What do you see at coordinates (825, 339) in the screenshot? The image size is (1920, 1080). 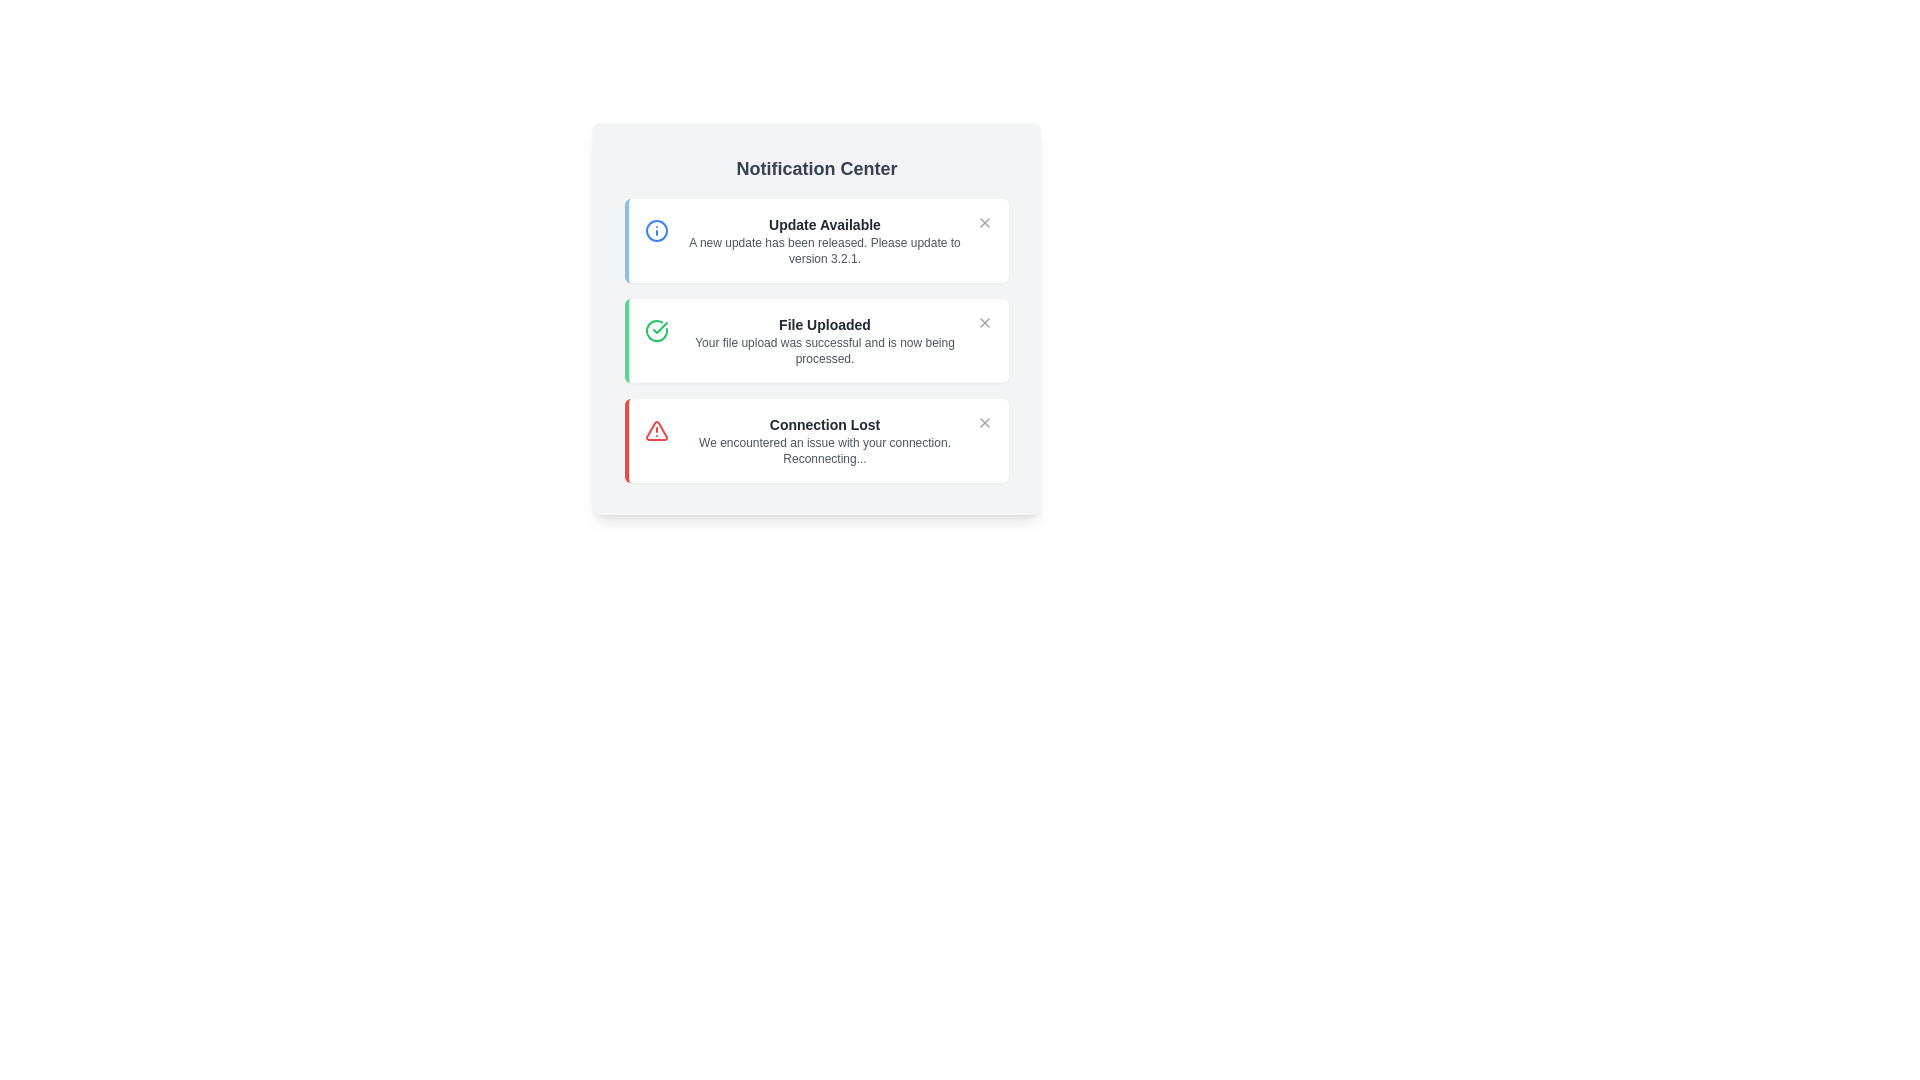 I see `notification text titled 'File Uploaded' with subtitle 'Your file upload was successful and is now being processed.' displayed in the second notification box of the Notification Center` at bounding box center [825, 339].